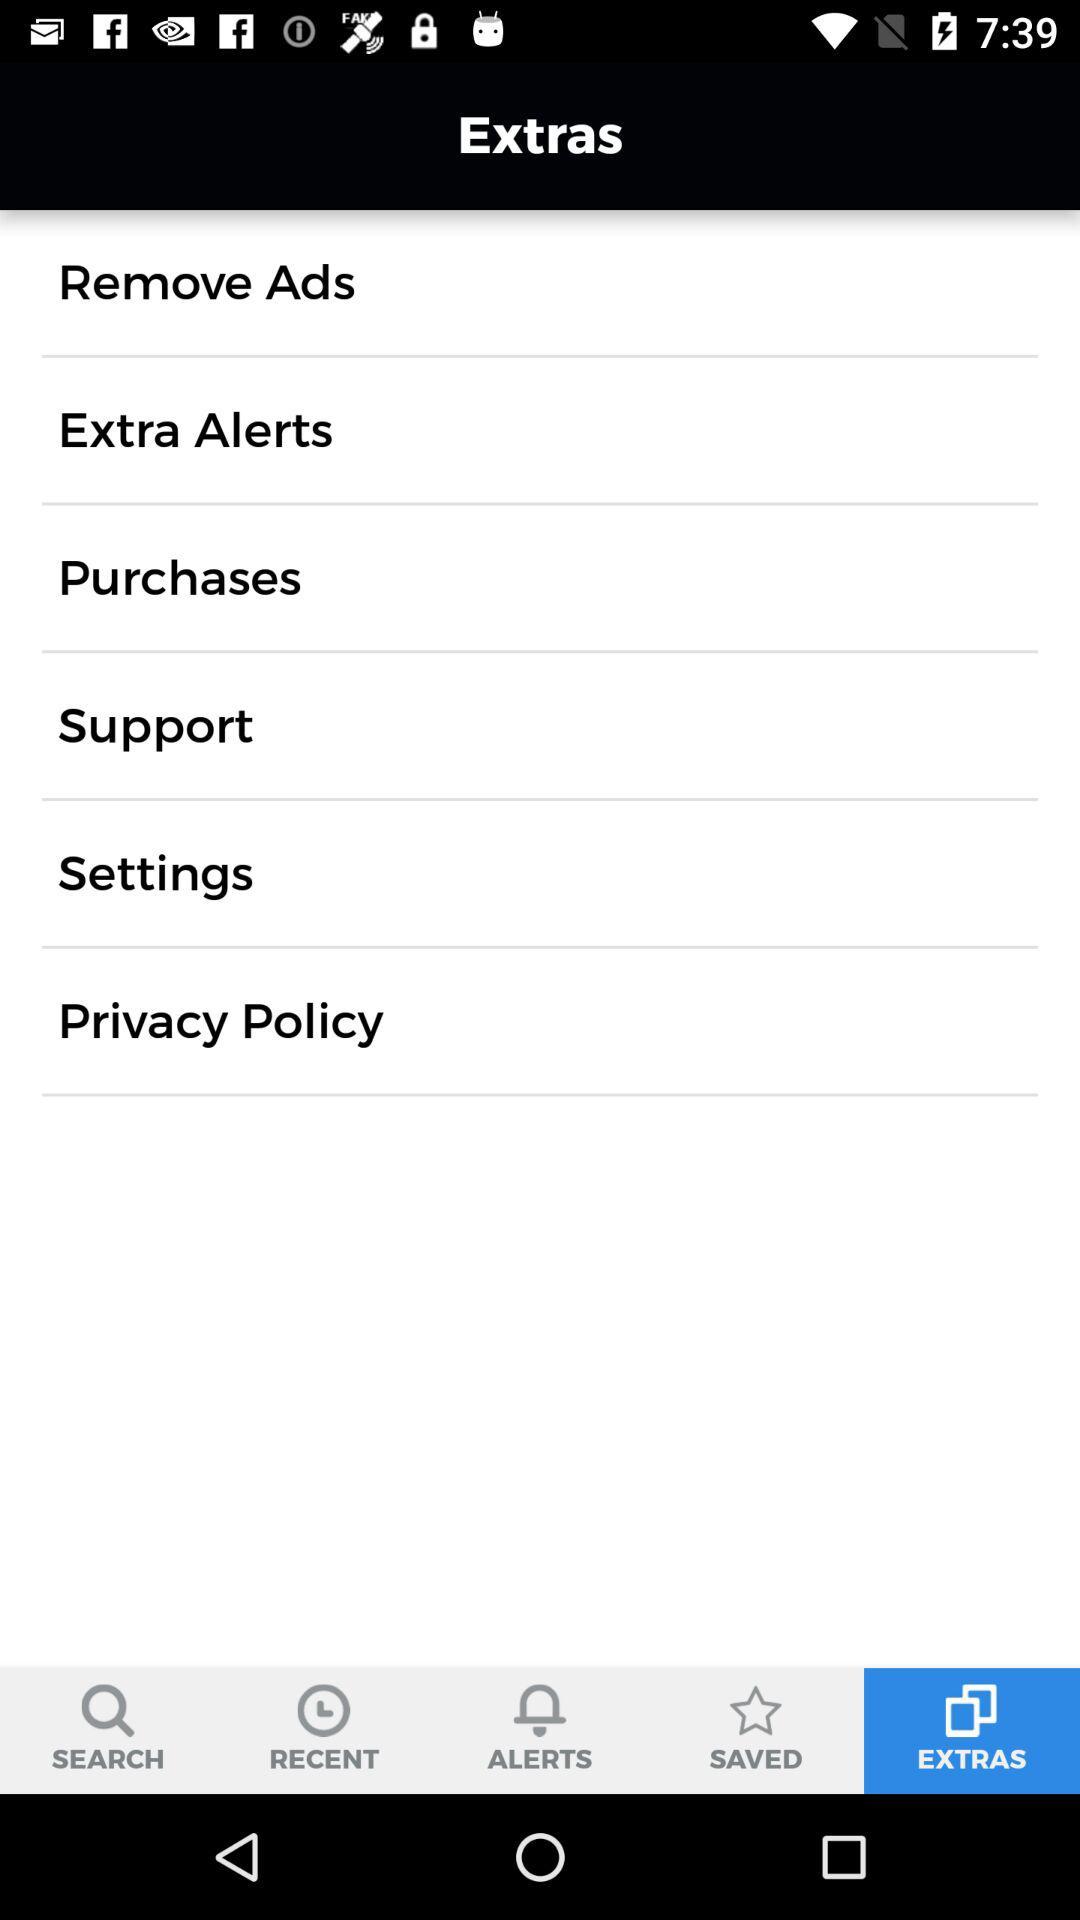 Image resolution: width=1080 pixels, height=1920 pixels. I want to click on the support, so click(154, 724).